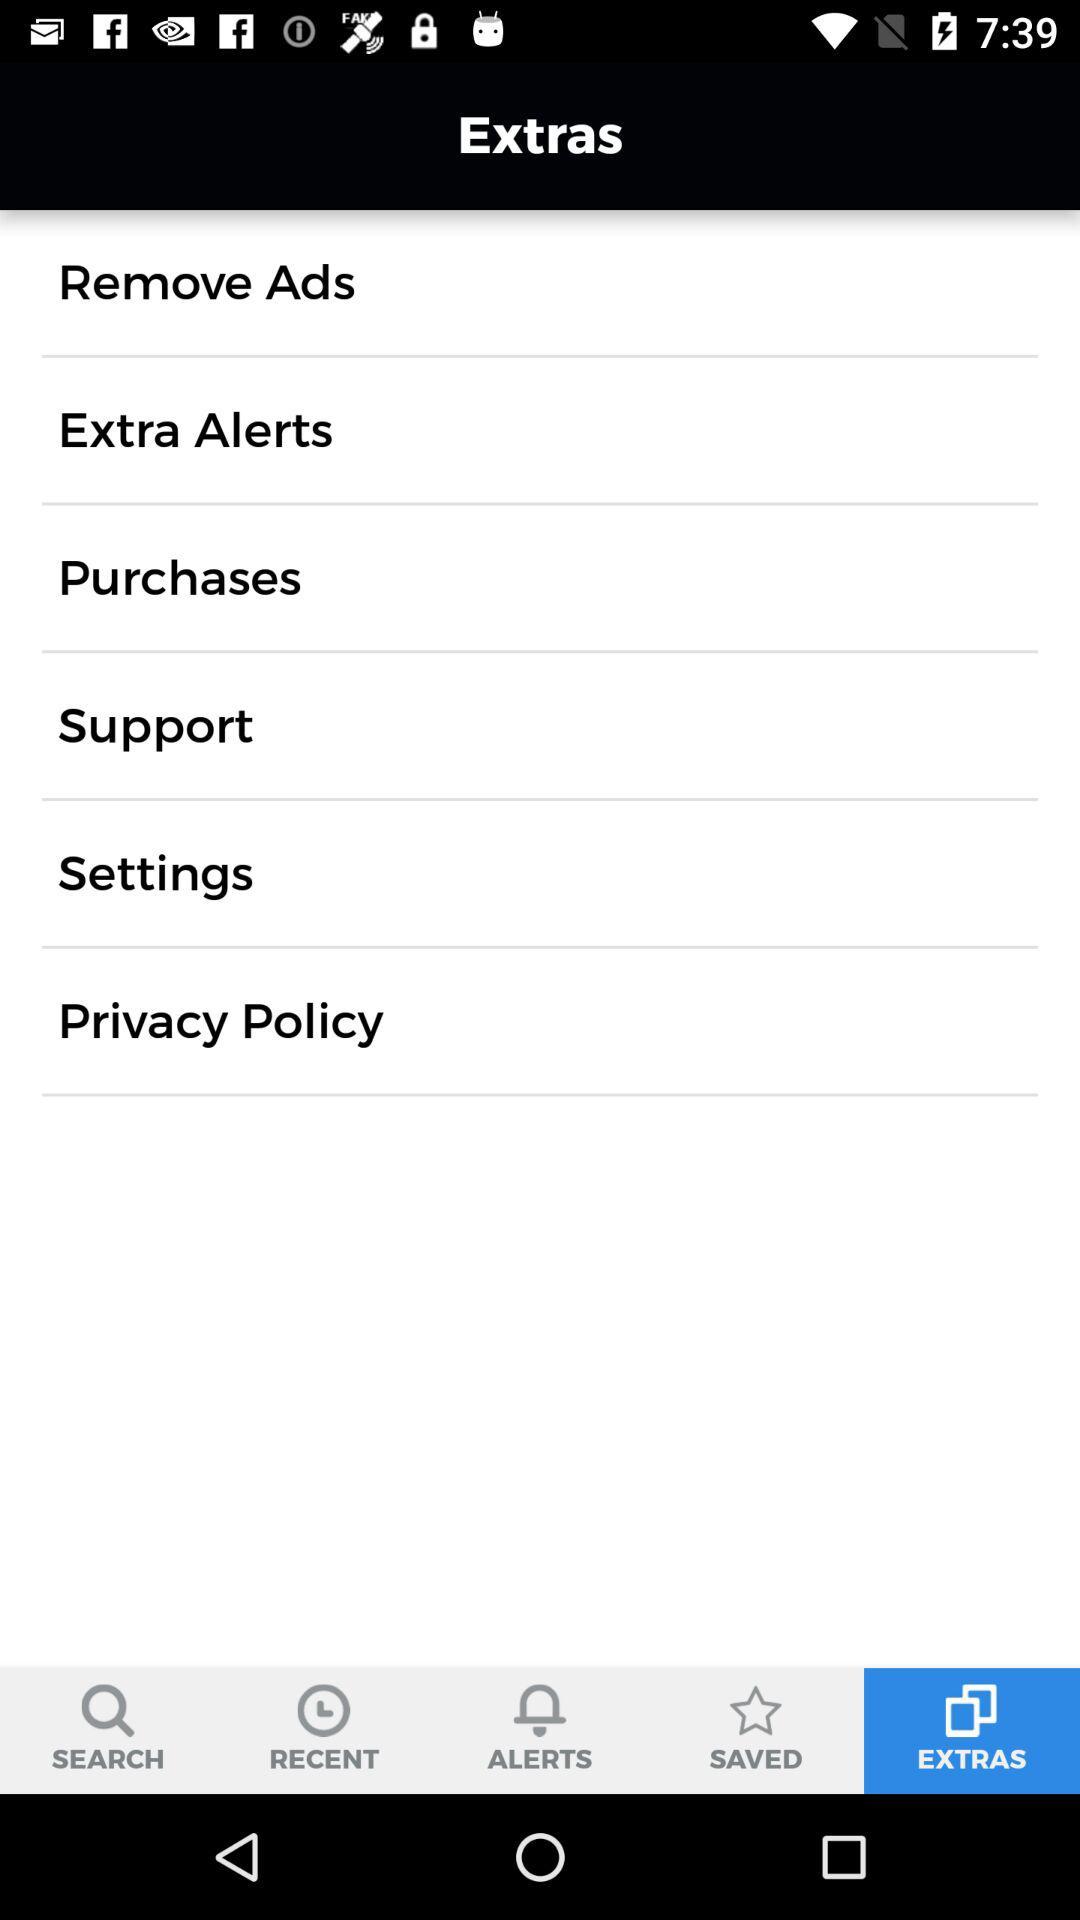 Image resolution: width=1080 pixels, height=1920 pixels. I want to click on the support, so click(154, 724).